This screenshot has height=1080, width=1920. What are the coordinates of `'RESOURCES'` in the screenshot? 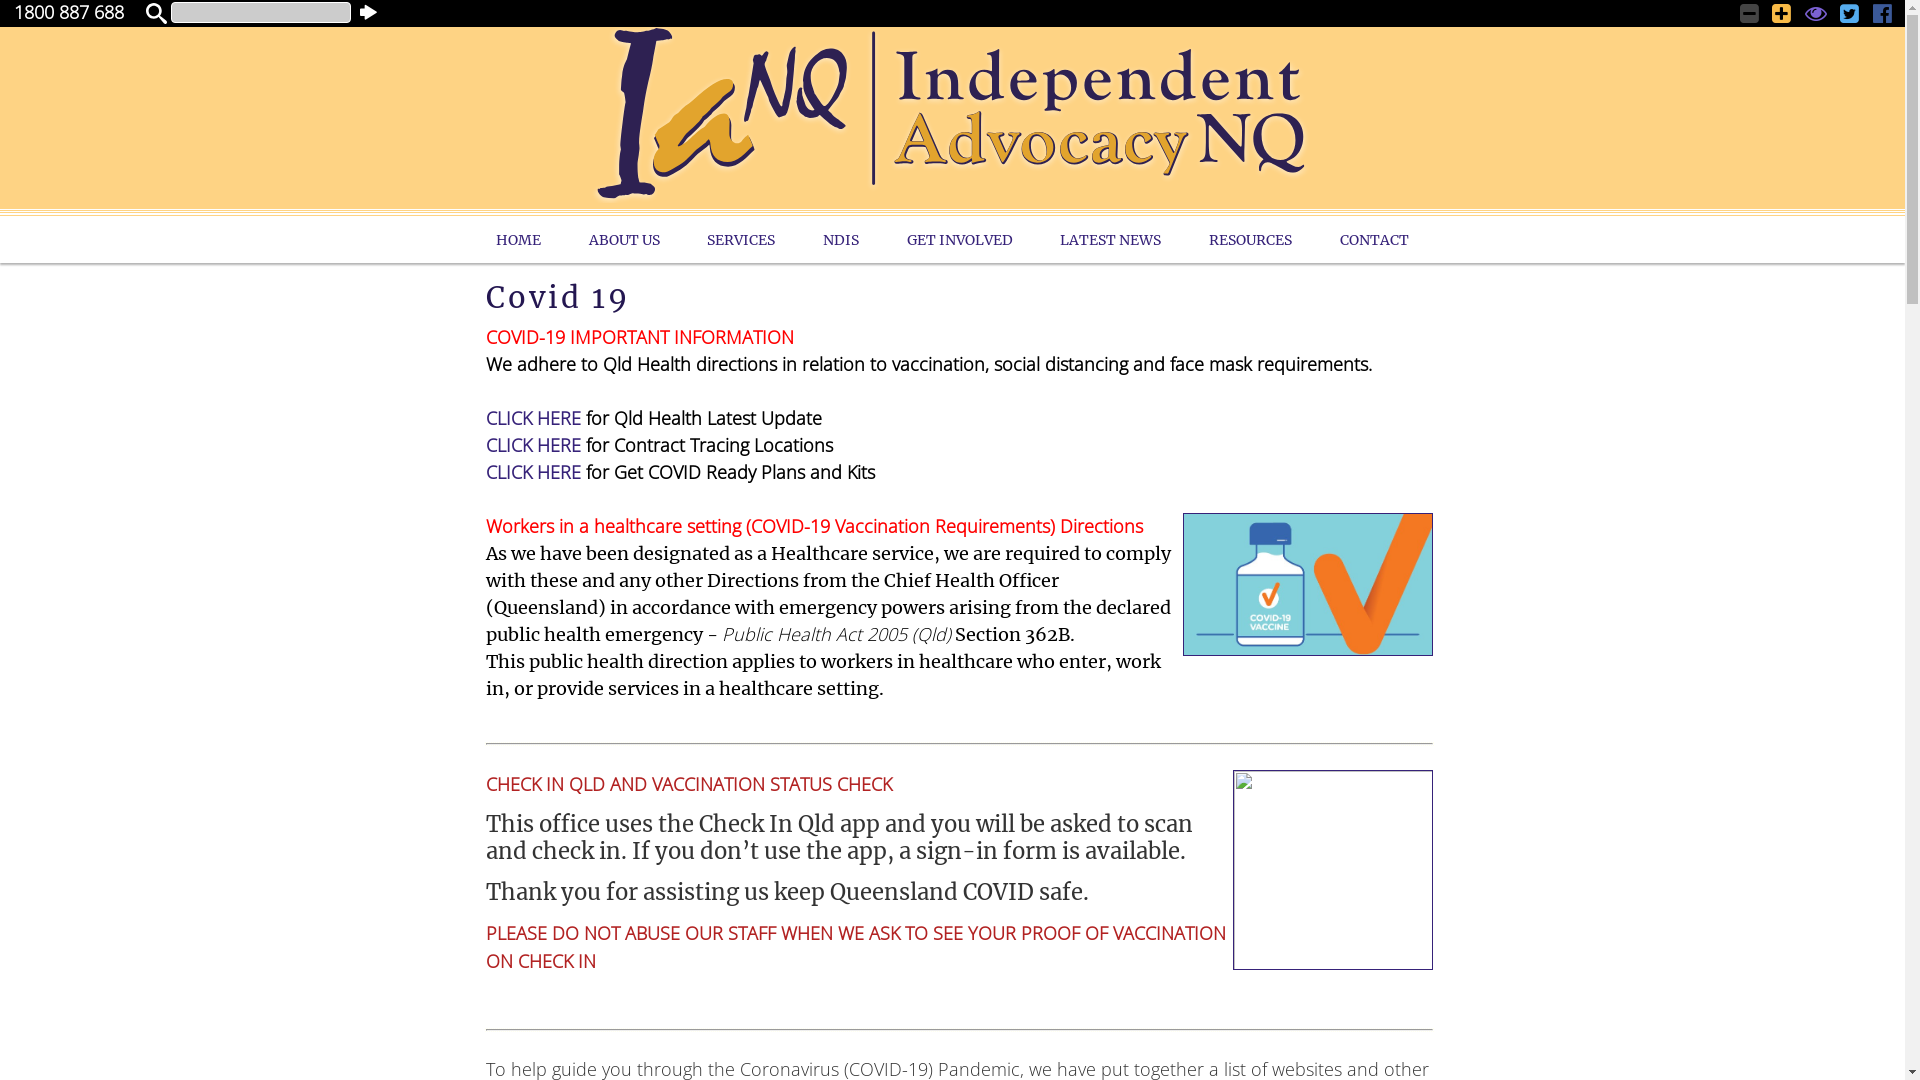 It's located at (1249, 238).